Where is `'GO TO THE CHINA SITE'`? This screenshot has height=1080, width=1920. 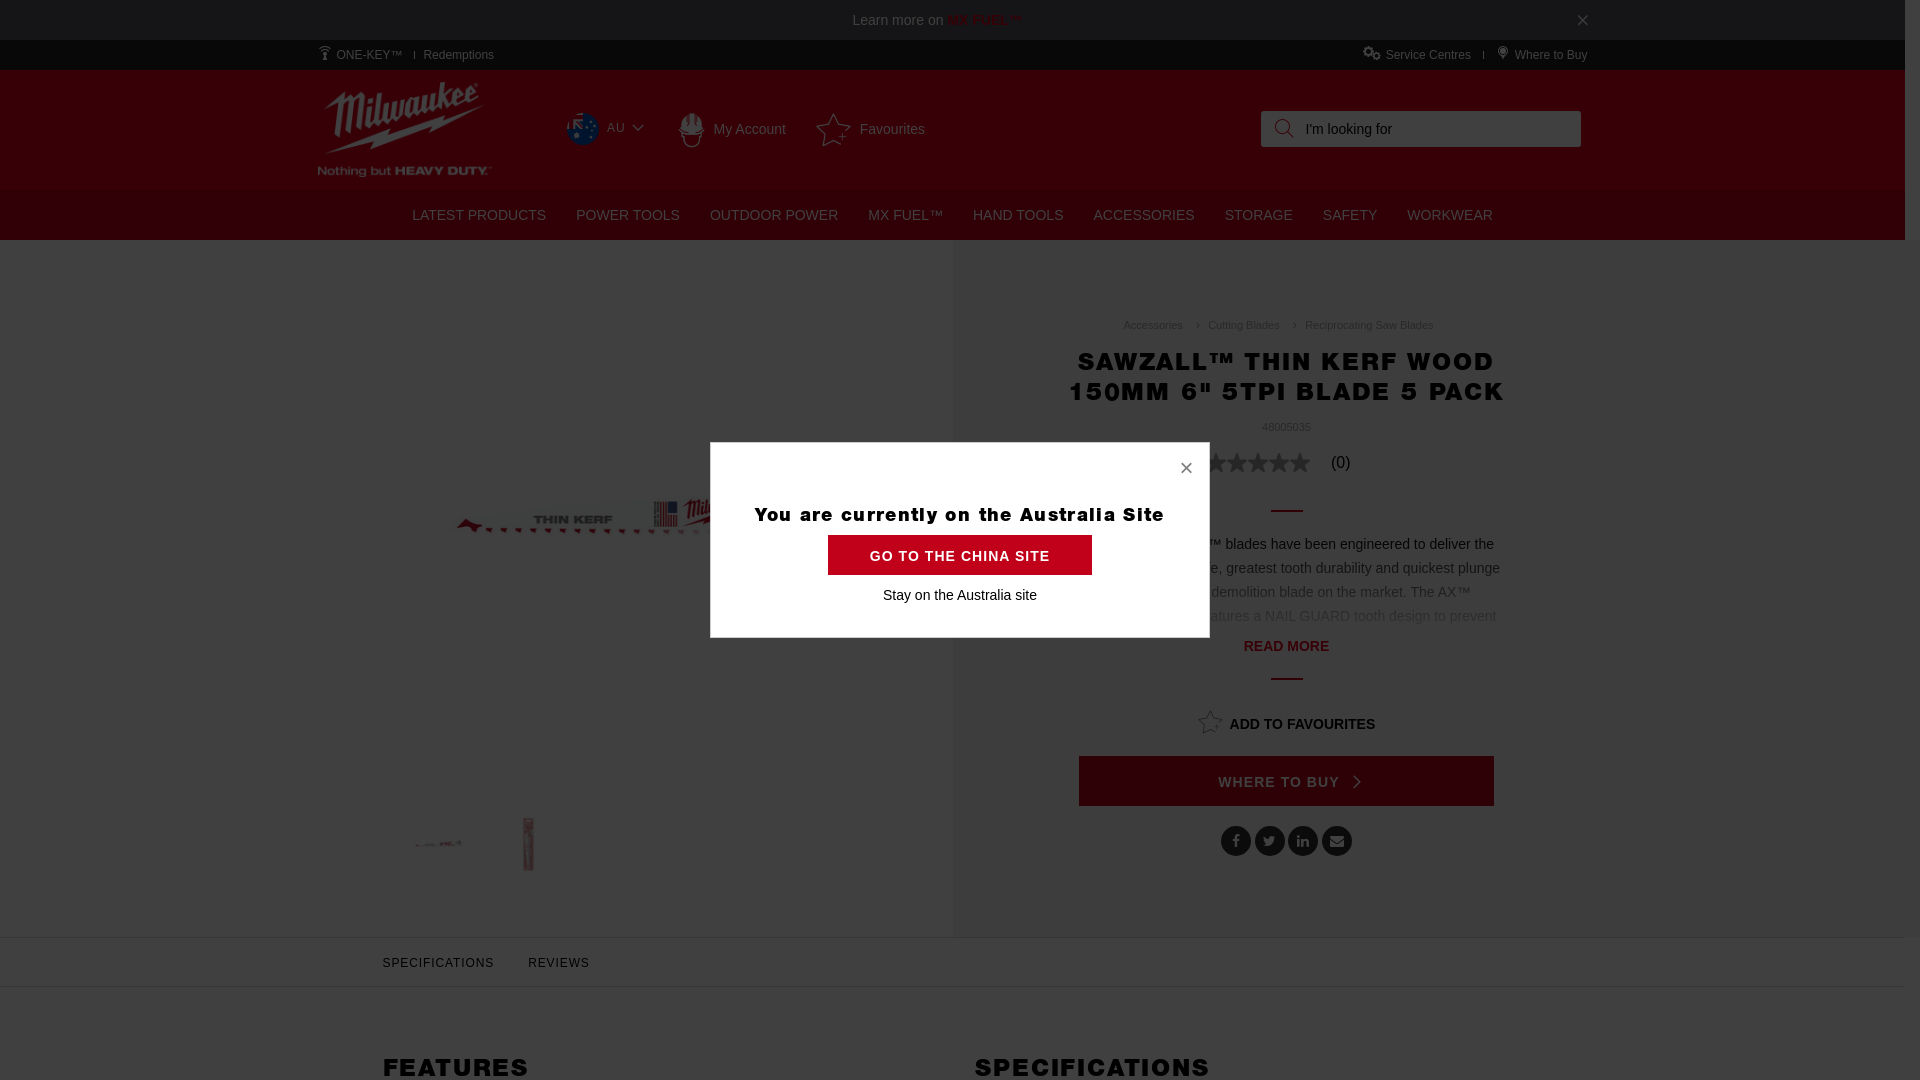 'GO TO THE CHINA SITE' is located at coordinates (828, 555).